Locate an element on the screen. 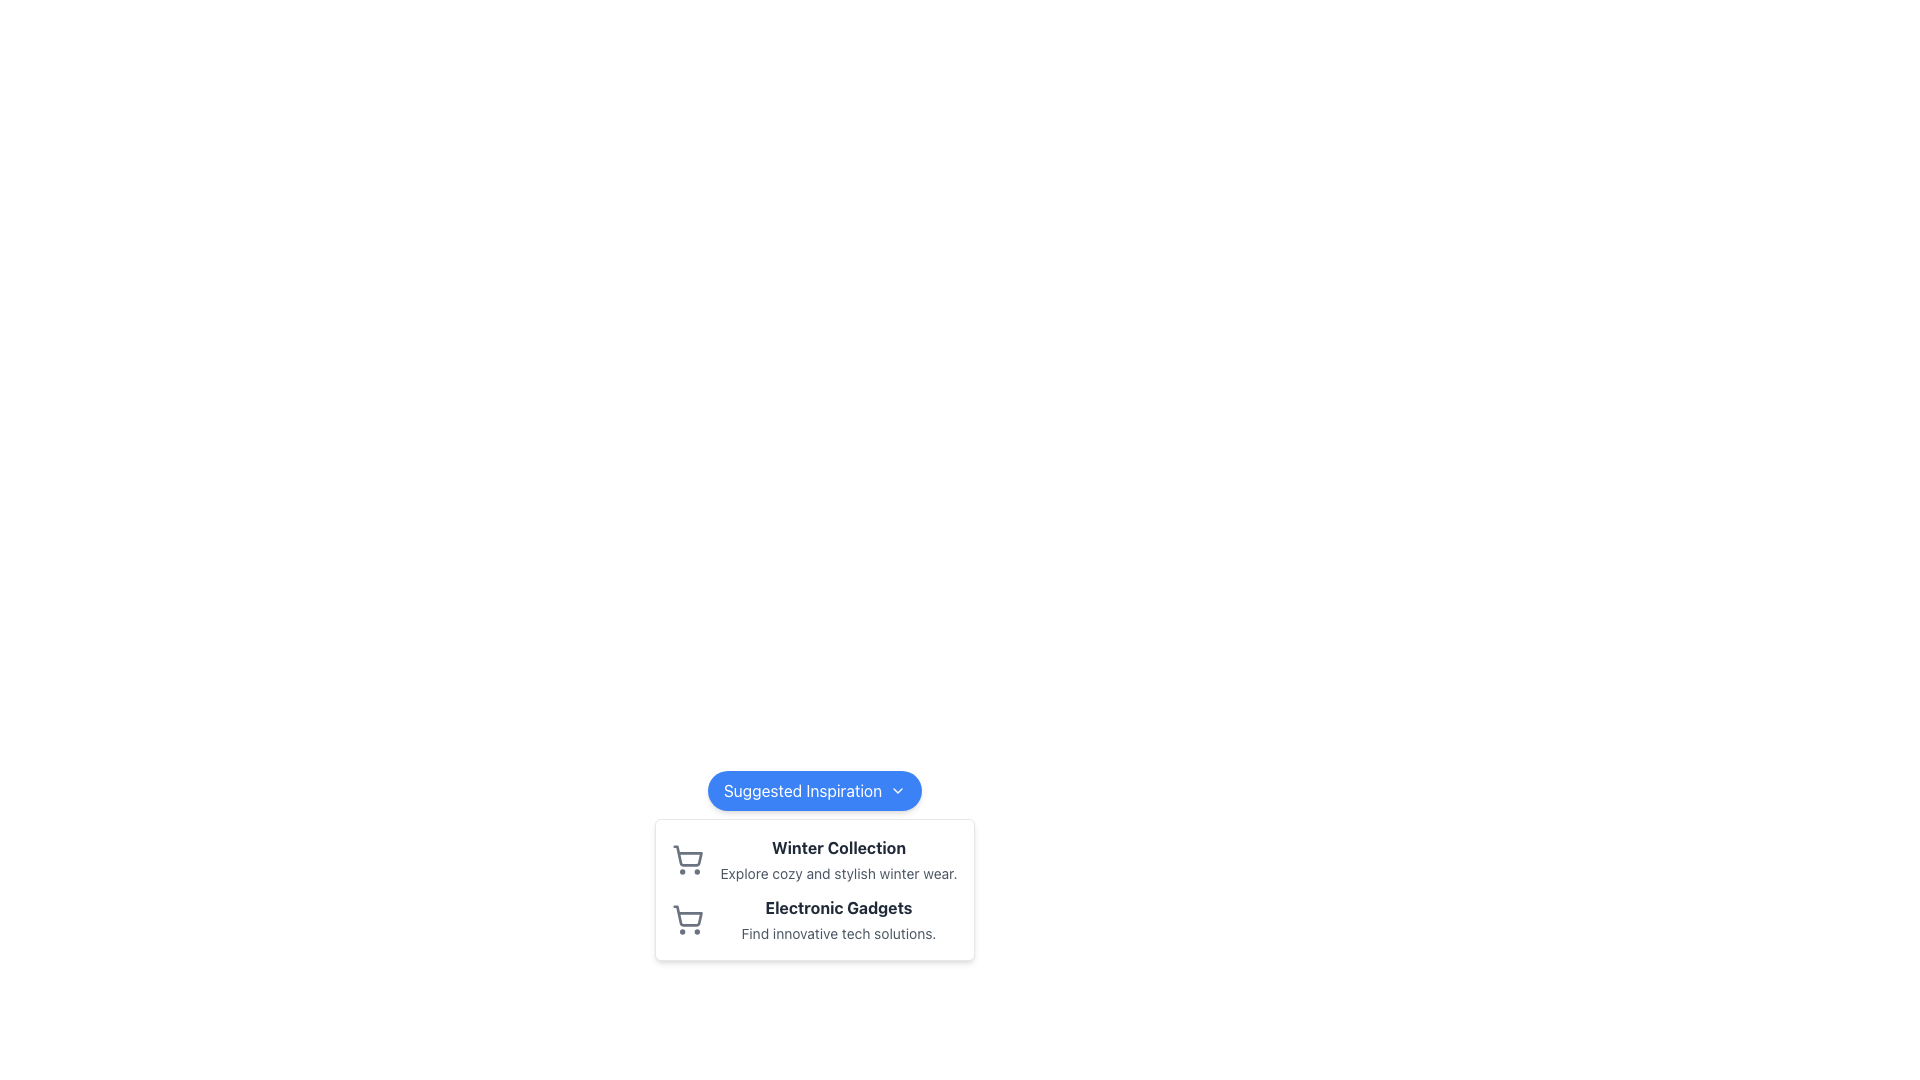 Image resolution: width=1920 pixels, height=1080 pixels. text element that says 'Explore cozy and stylish winter wear.' which is located directly beneath the title 'Winter Collection' is located at coordinates (839, 873).